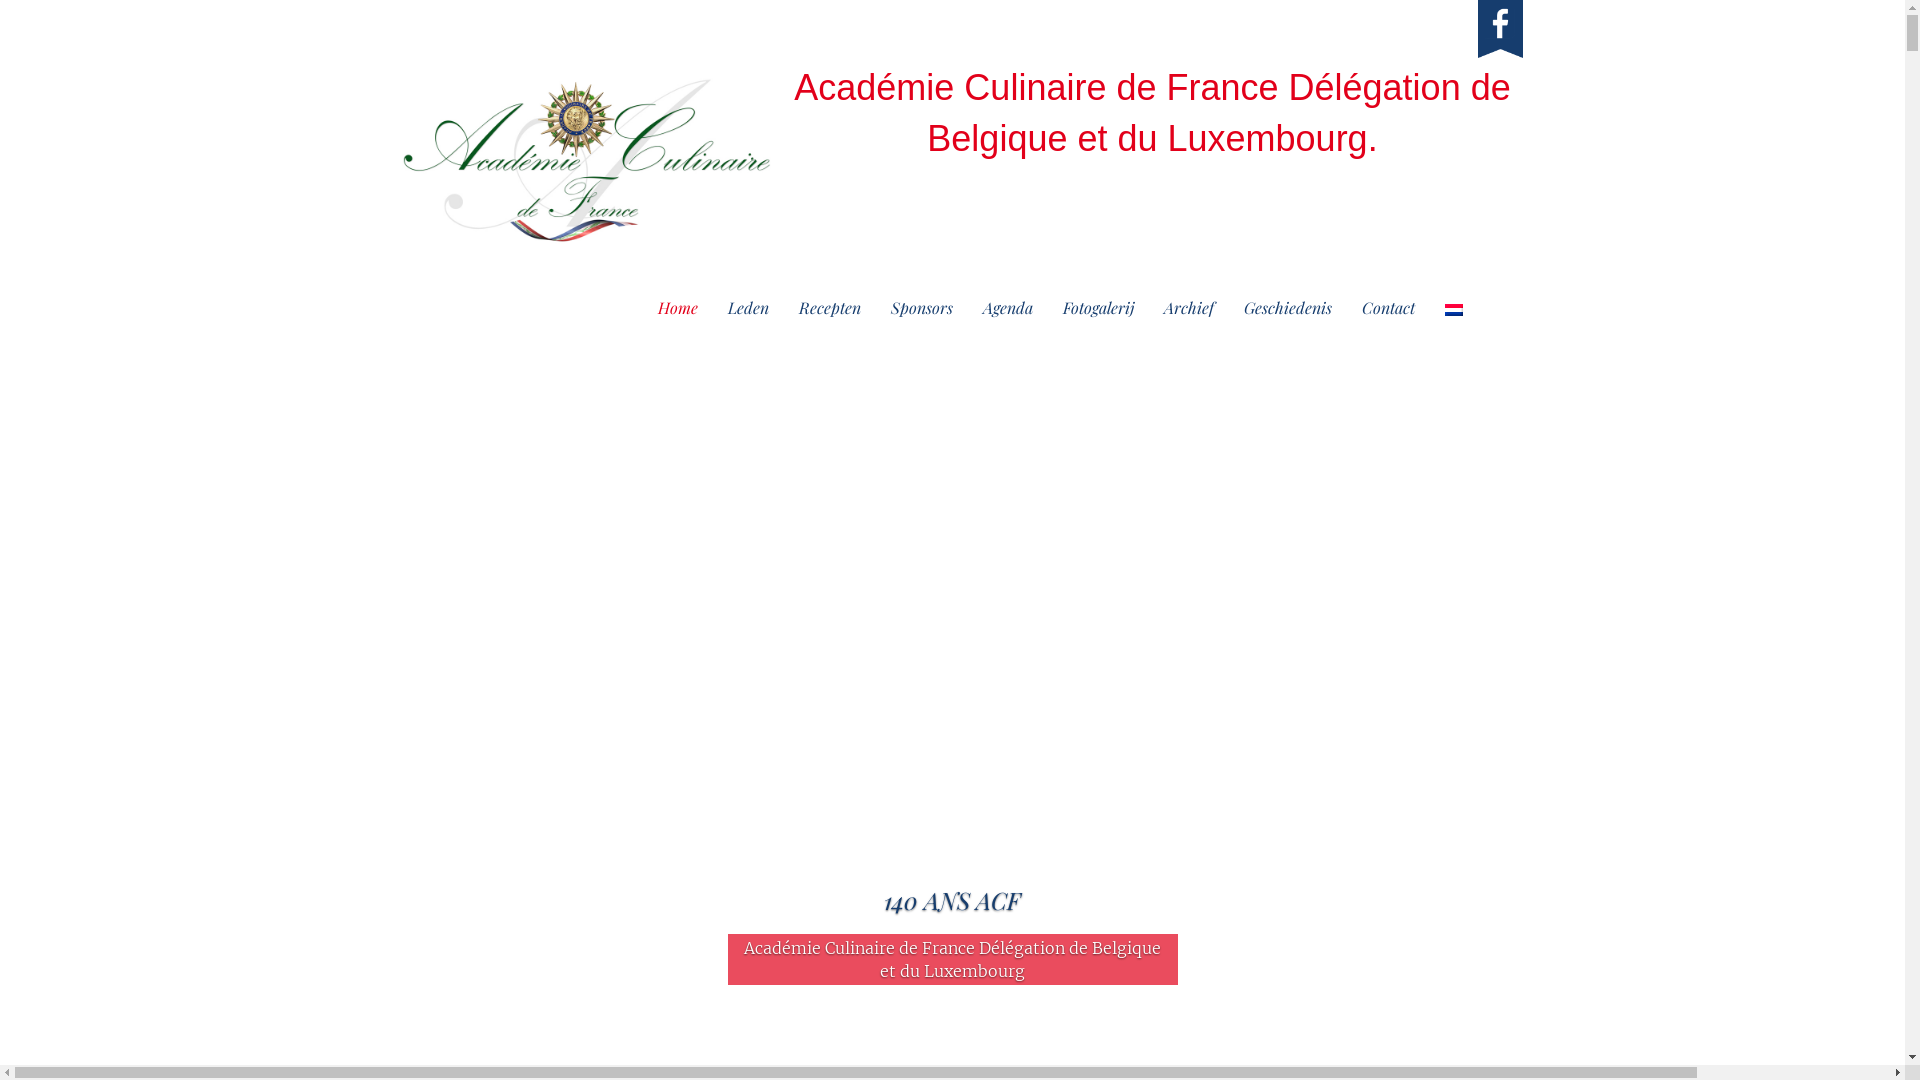 This screenshot has height=1080, width=1920. What do you see at coordinates (1097, 308) in the screenshot?
I see `'Fotogalerij'` at bounding box center [1097, 308].